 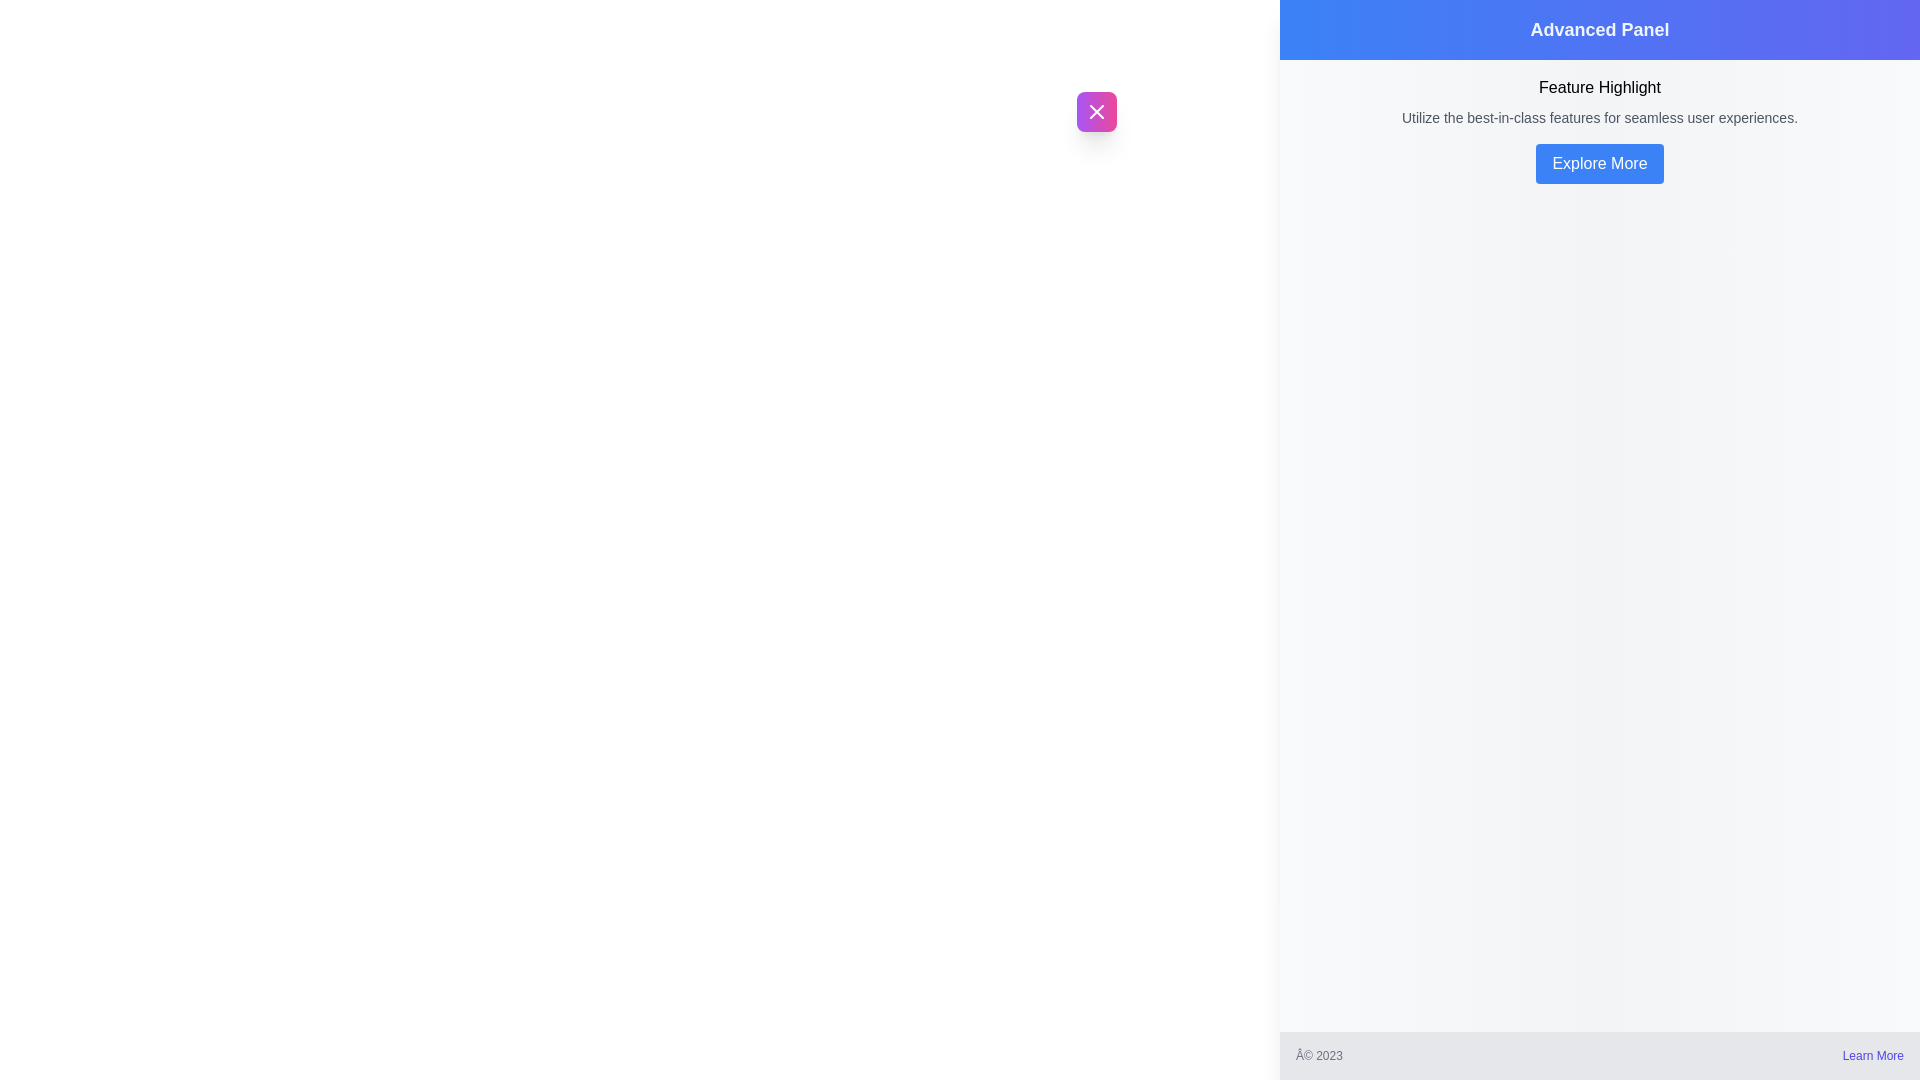 I want to click on the Text Label that serves as a heading or title in the 'Advanced Panel' section, located centrally at the top above the text 'Utilize the best-in-class features', so click(x=1598, y=87).